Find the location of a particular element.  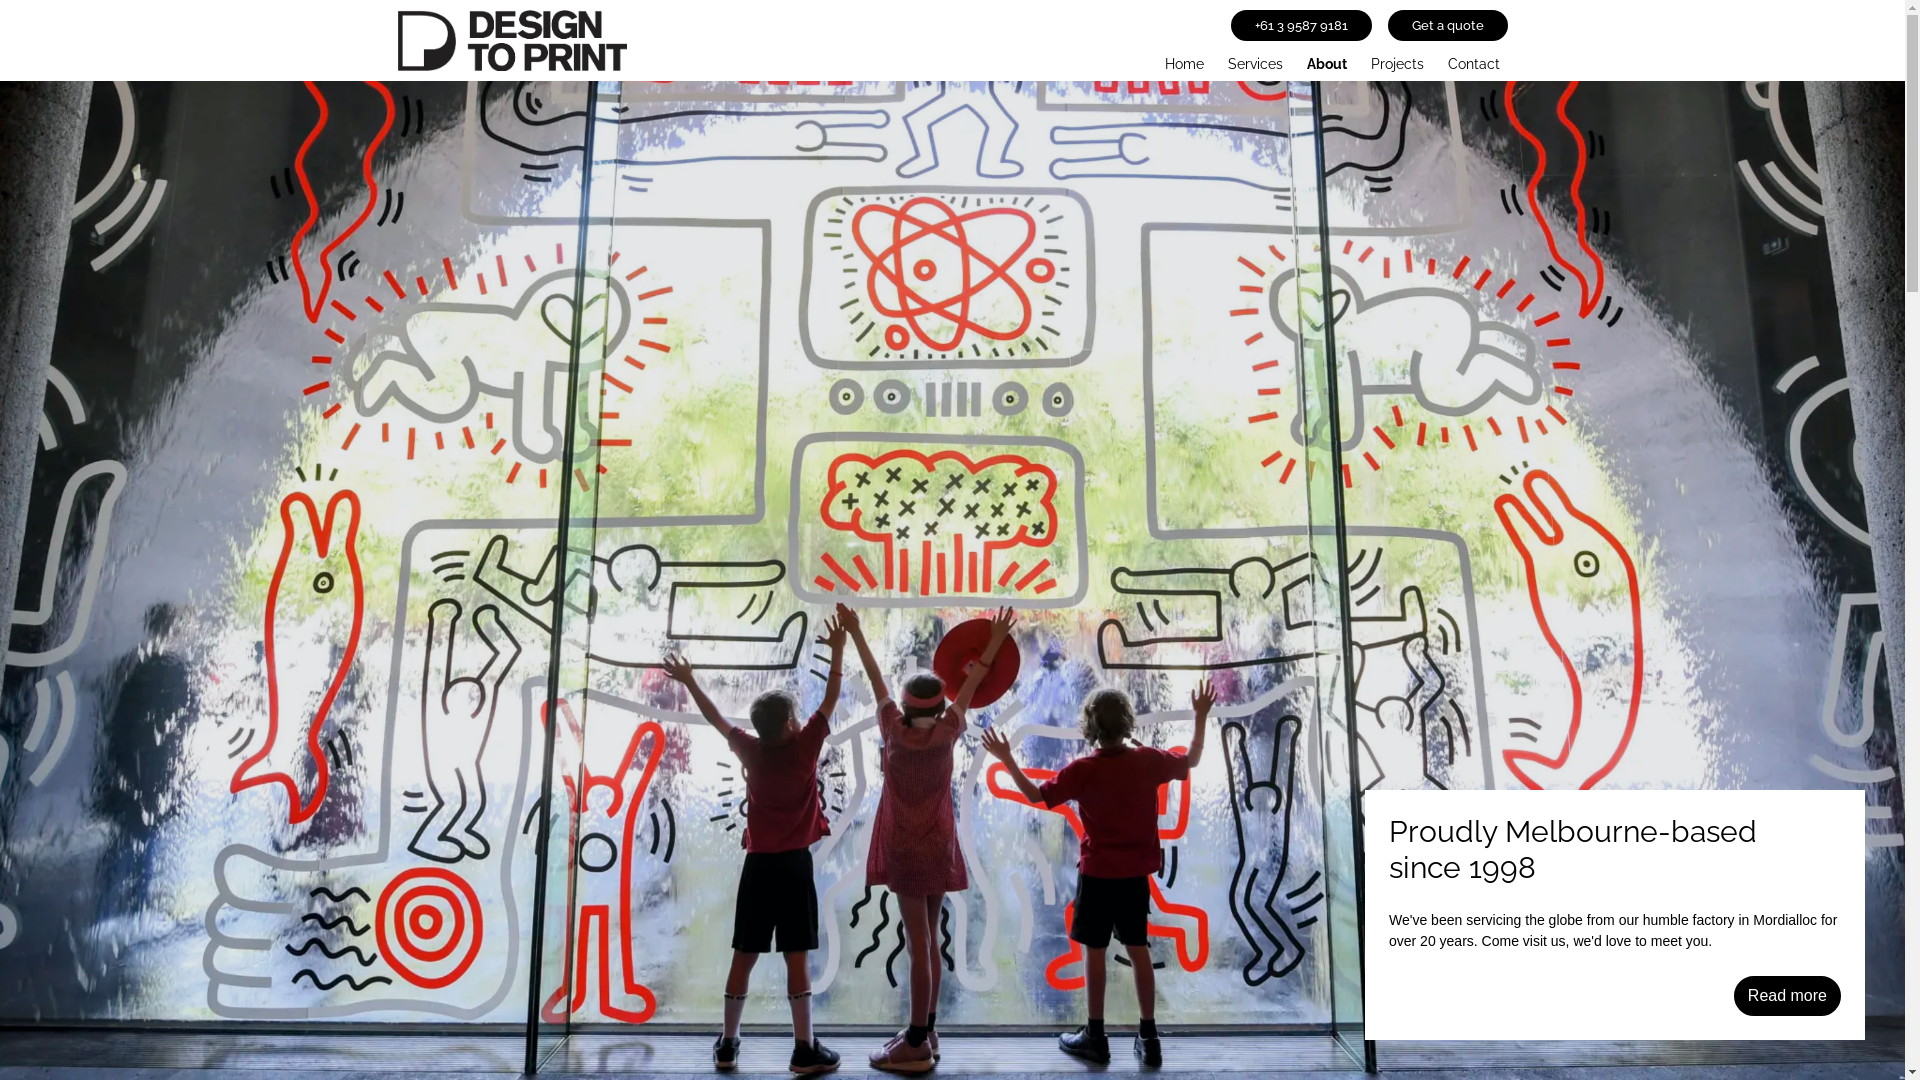

'Contact' is located at coordinates (1440, 59).